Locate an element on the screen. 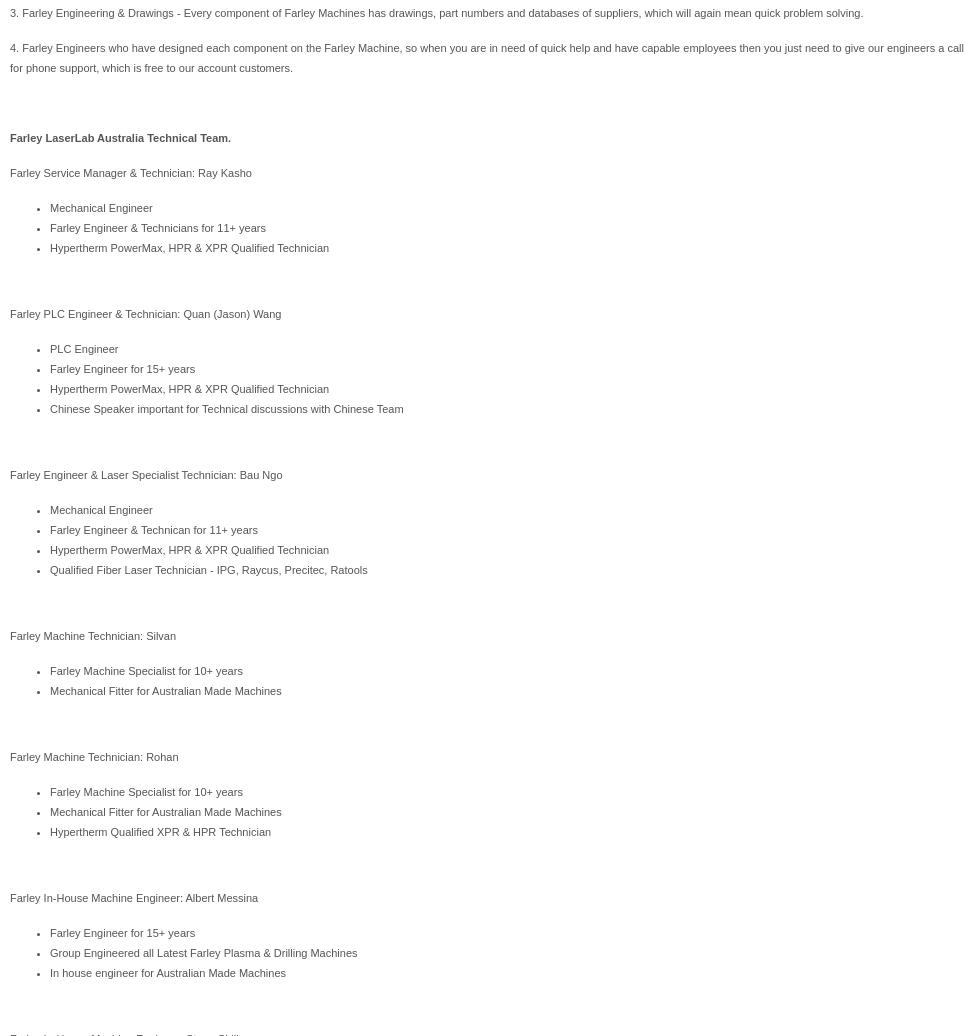 This screenshot has height=1036, width=980. '4. Farley Engineers who have designed each component on the Farley Machine, so when you are in need of  quick help and have capable employees then you just need to give our engineers a call for phone support, which is free to our account customers.' is located at coordinates (486, 58).